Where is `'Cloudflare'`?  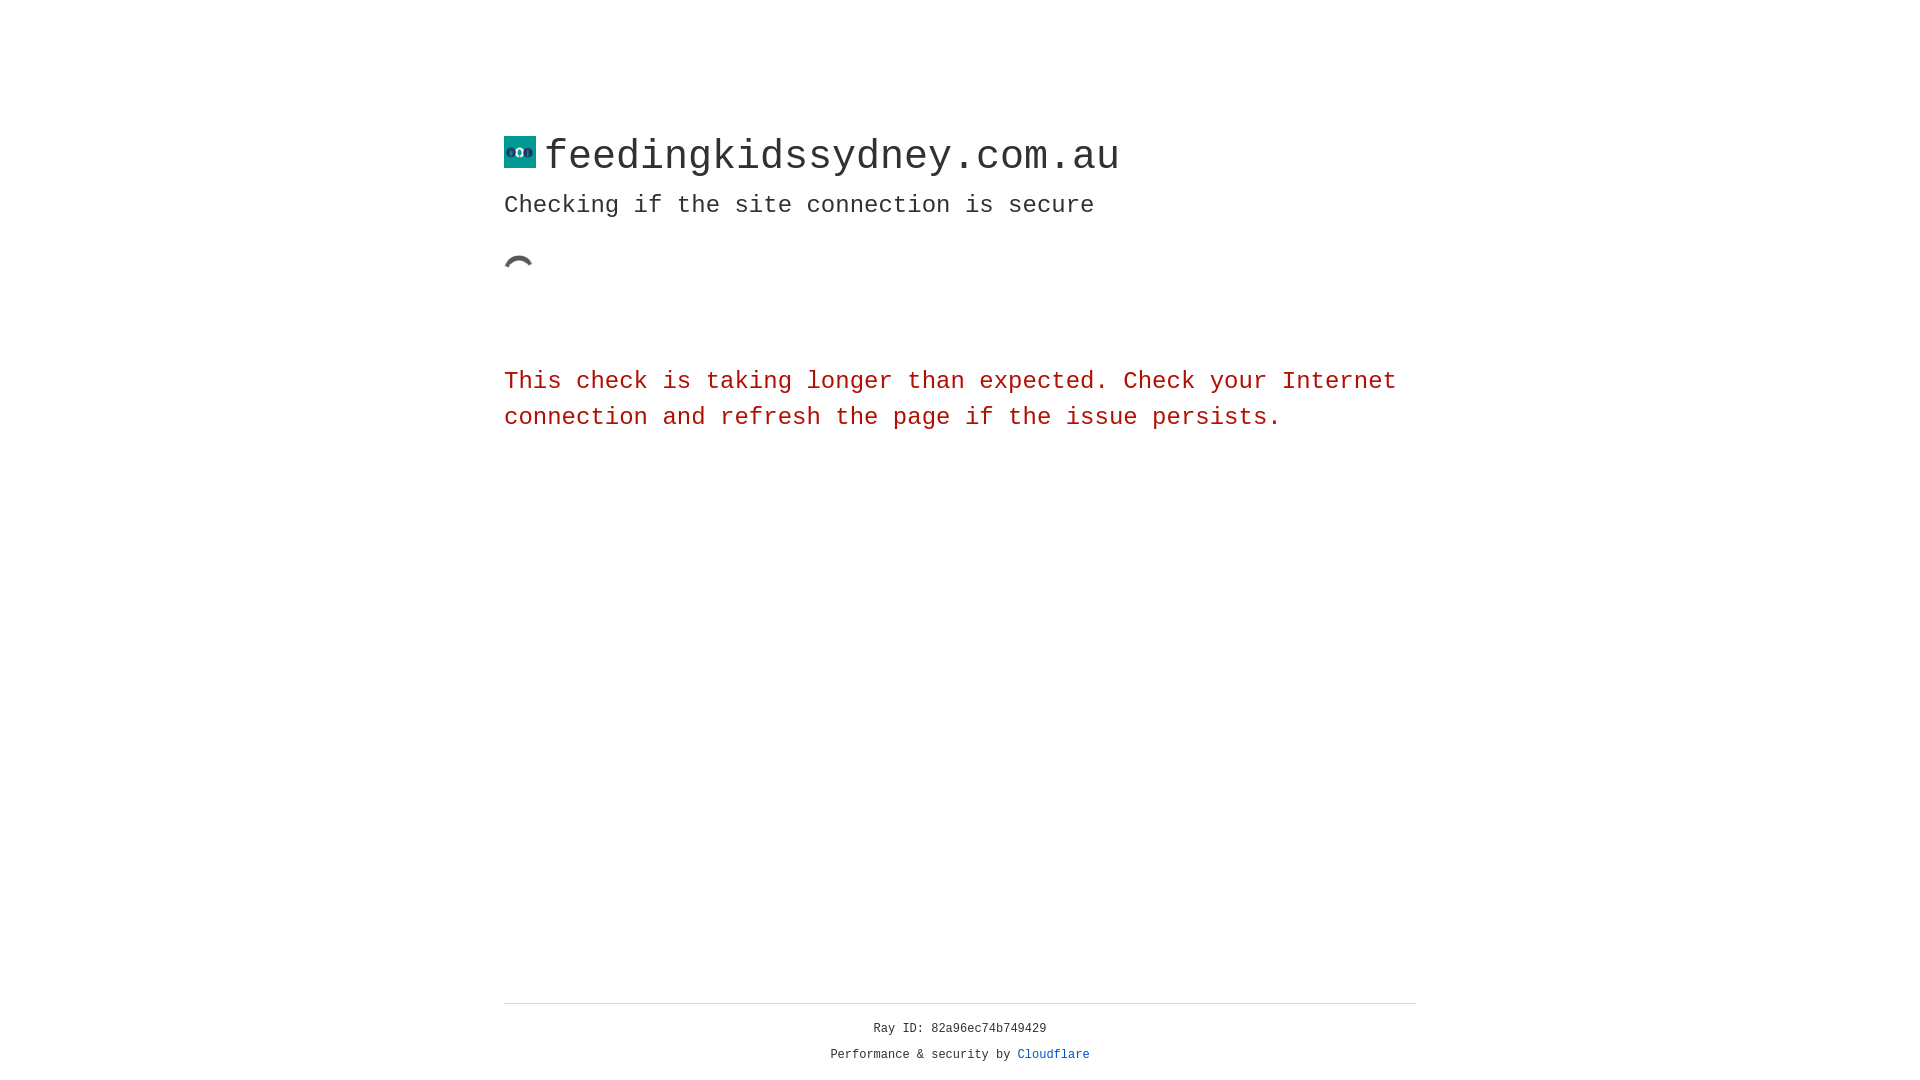
'Cloudflare' is located at coordinates (1017, 1054).